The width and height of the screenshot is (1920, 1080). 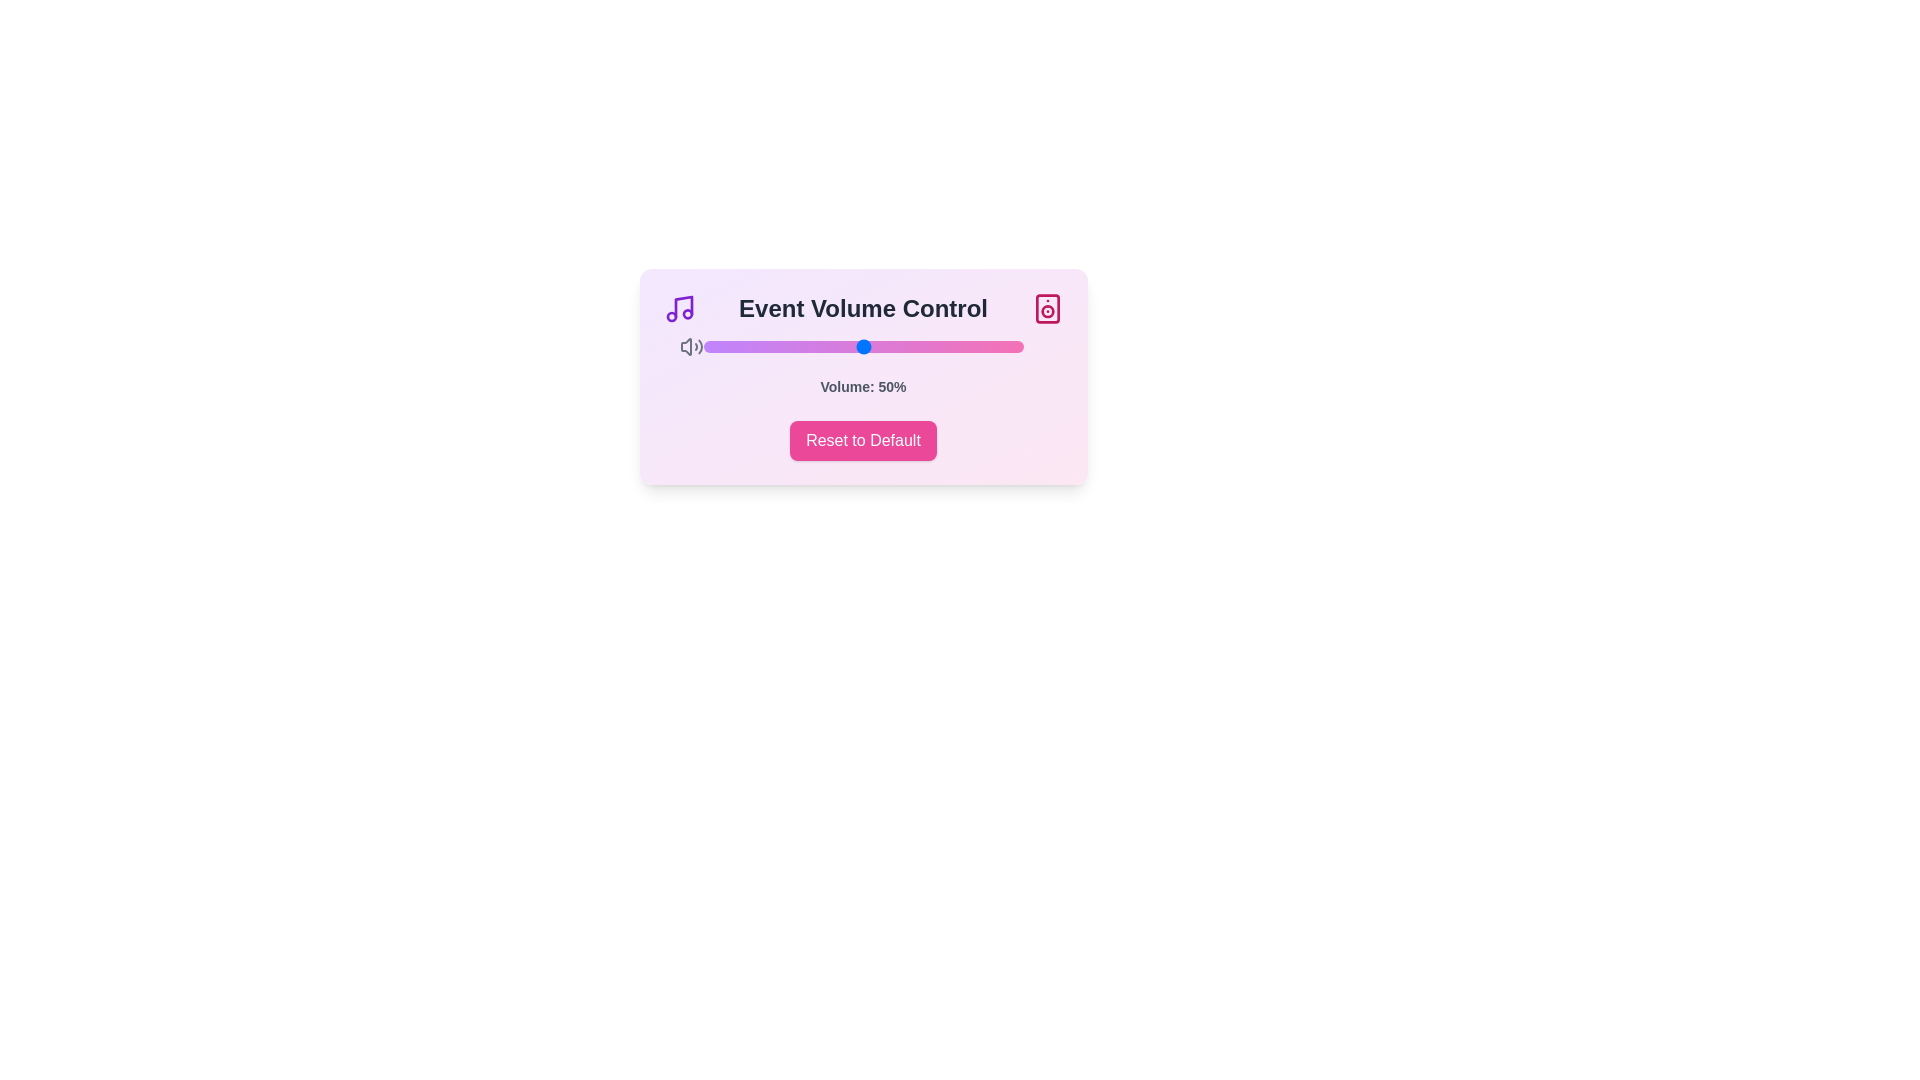 I want to click on the volume icon to inspect its behavior, so click(x=691, y=346).